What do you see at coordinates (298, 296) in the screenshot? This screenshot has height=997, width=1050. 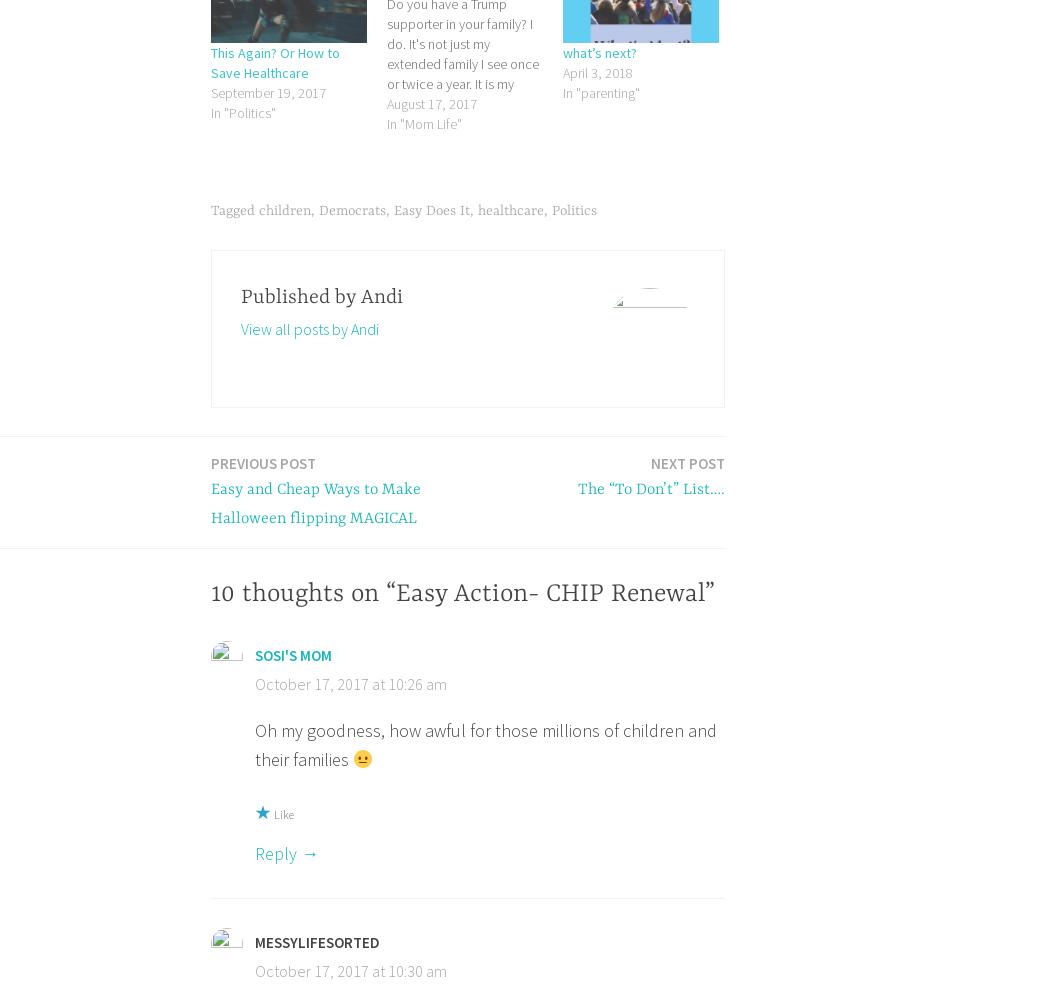 I see `'Published by'` at bounding box center [298, 296].